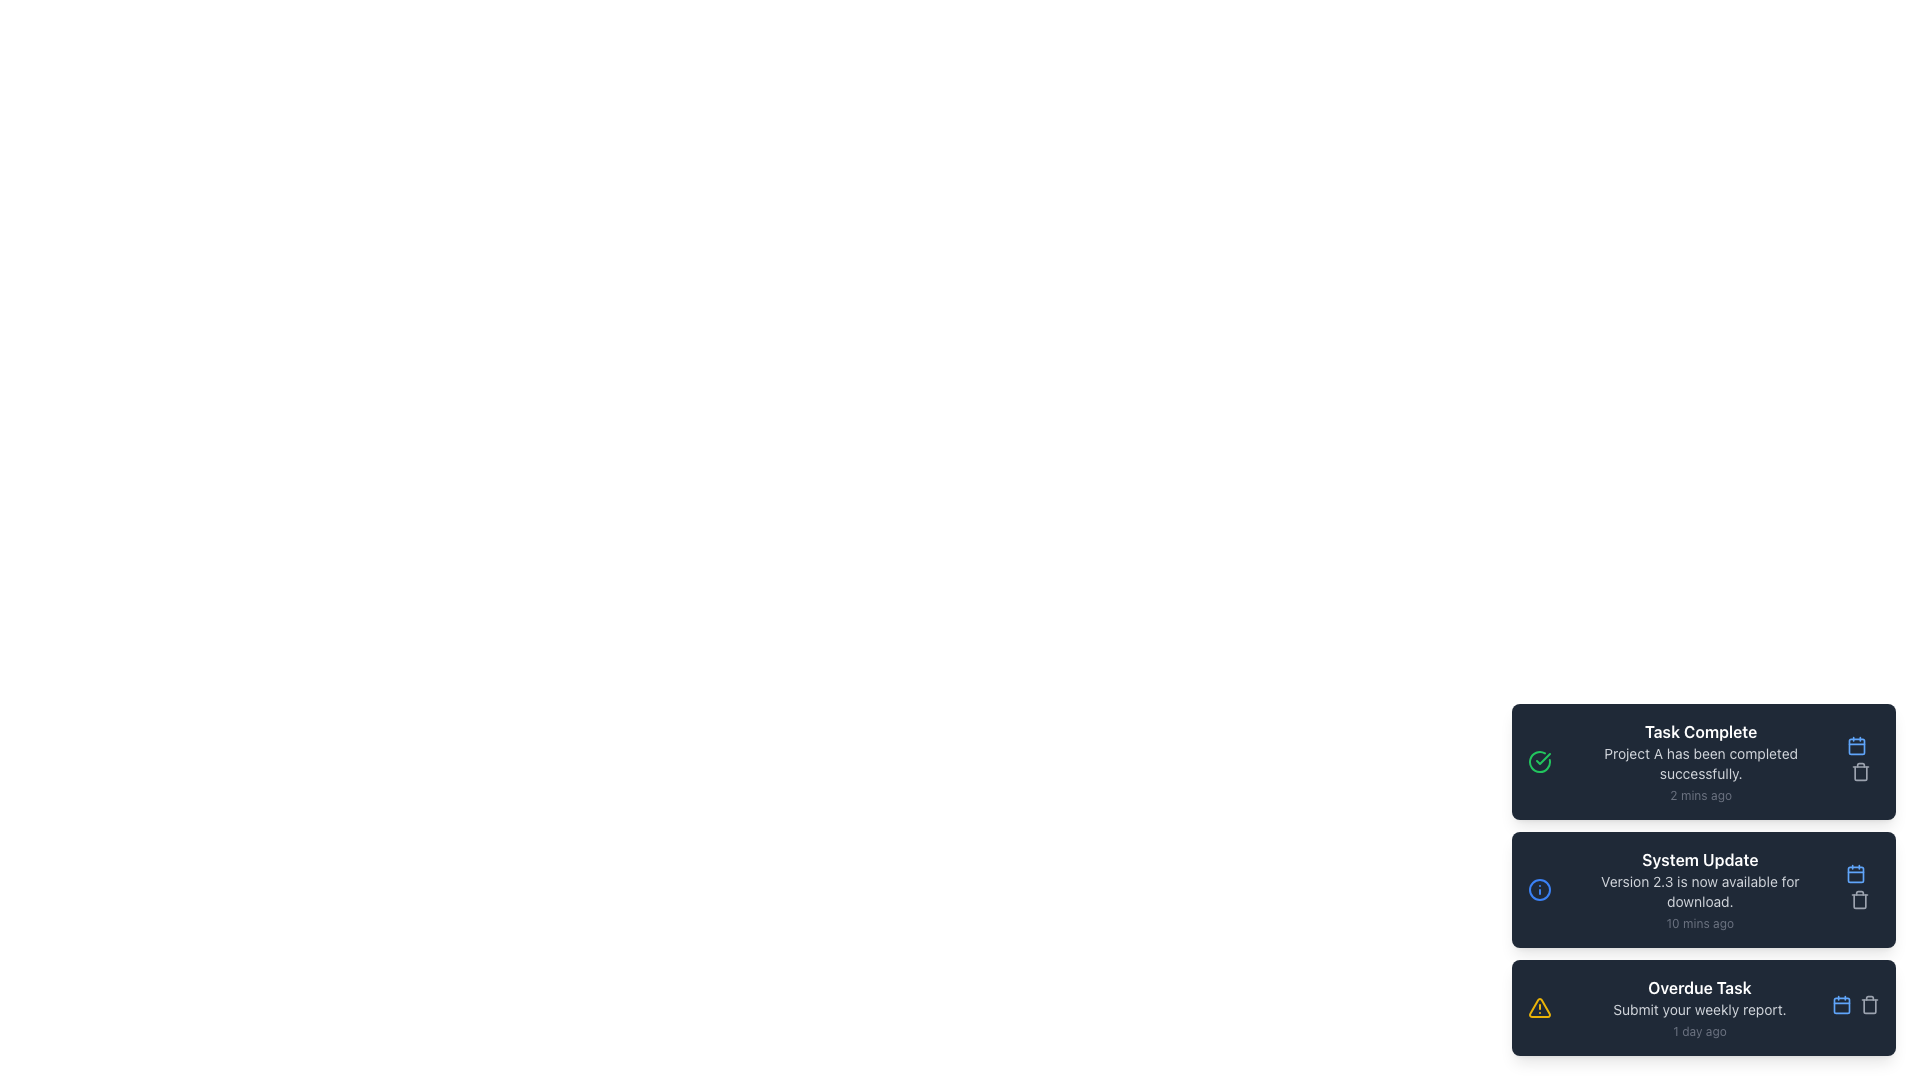 This screenshot has height=1080, width=1920. What do you see at coordinates (1700, 763) in the screenshot?
I see `text element displaying the message 'Project A has been completed successfully.', which is styled in a small gray font and positioned below the title 'Task Complete'` at bounding box center [1700, 763].